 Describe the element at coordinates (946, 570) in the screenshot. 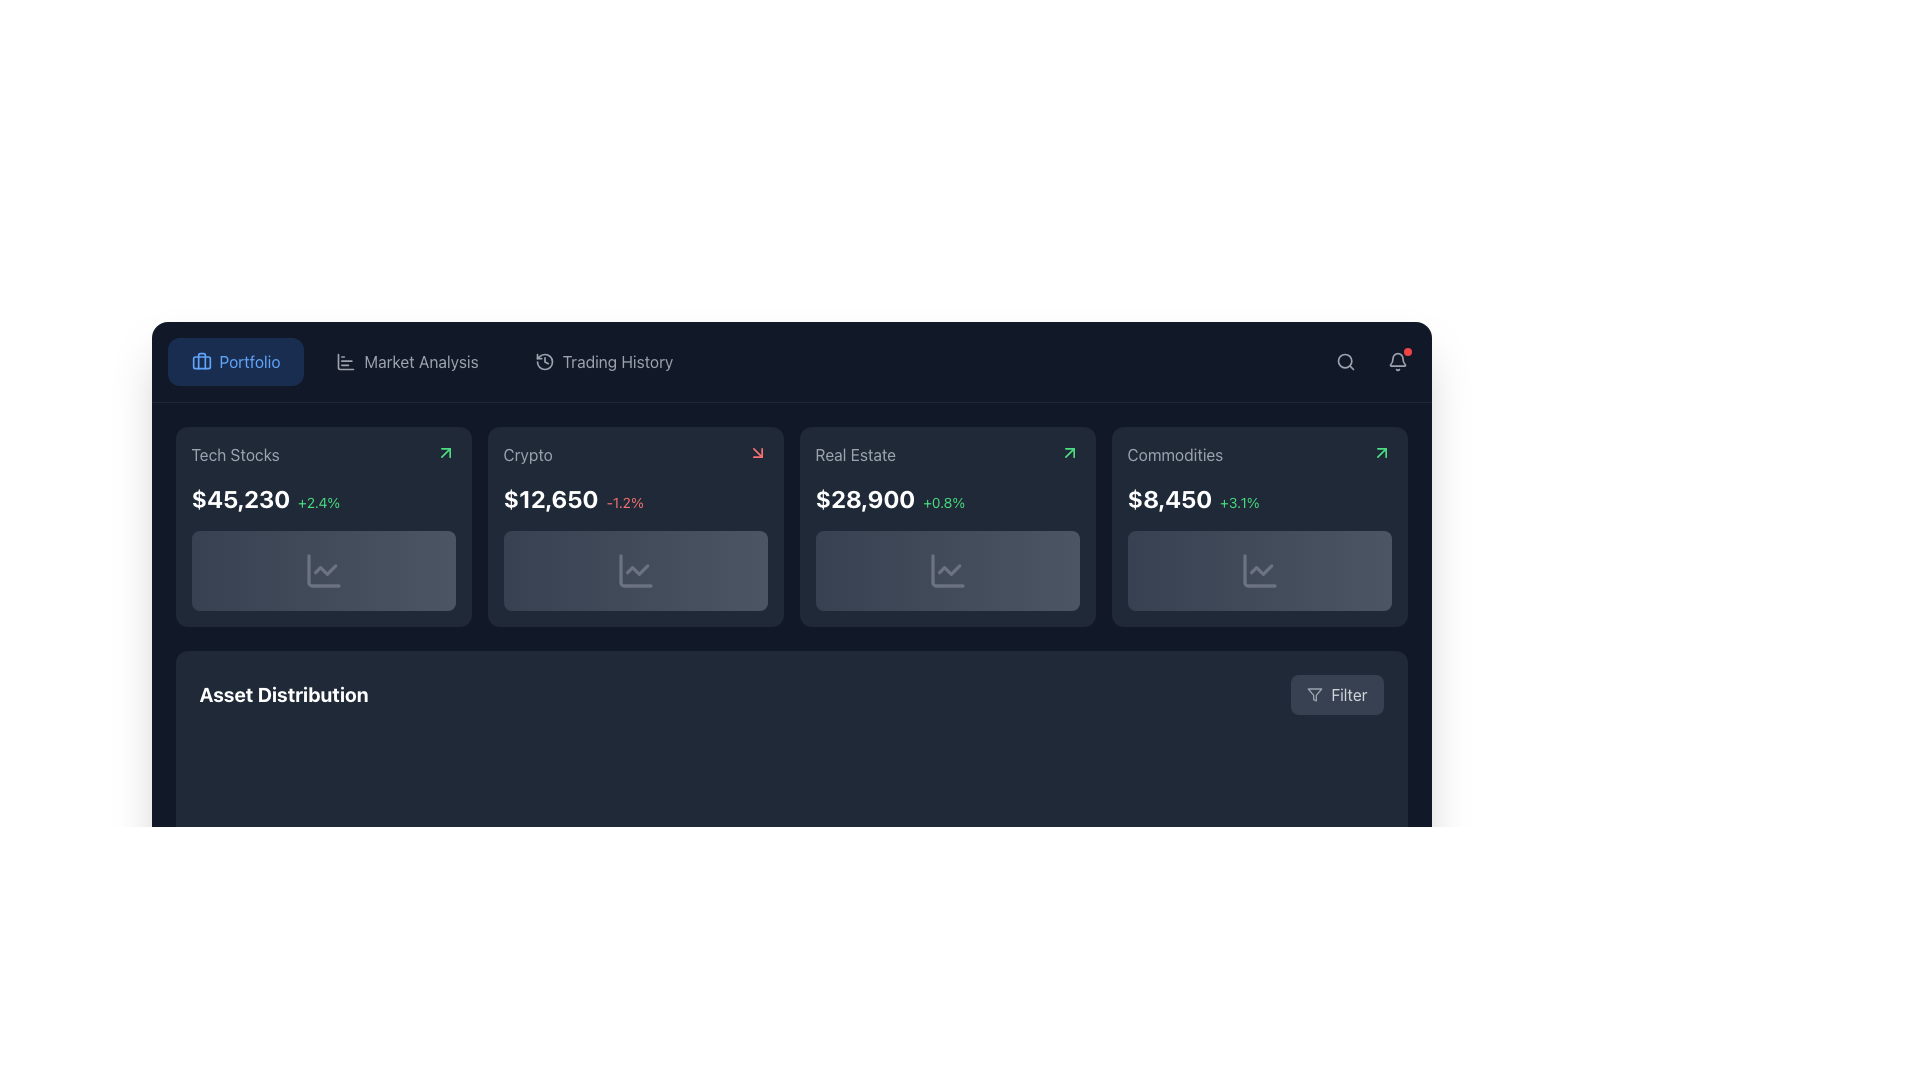

I see `the chart icon representing the 'Real Estate' metric located at the bottom-center of the third card in a horizontal series of four` at that location.